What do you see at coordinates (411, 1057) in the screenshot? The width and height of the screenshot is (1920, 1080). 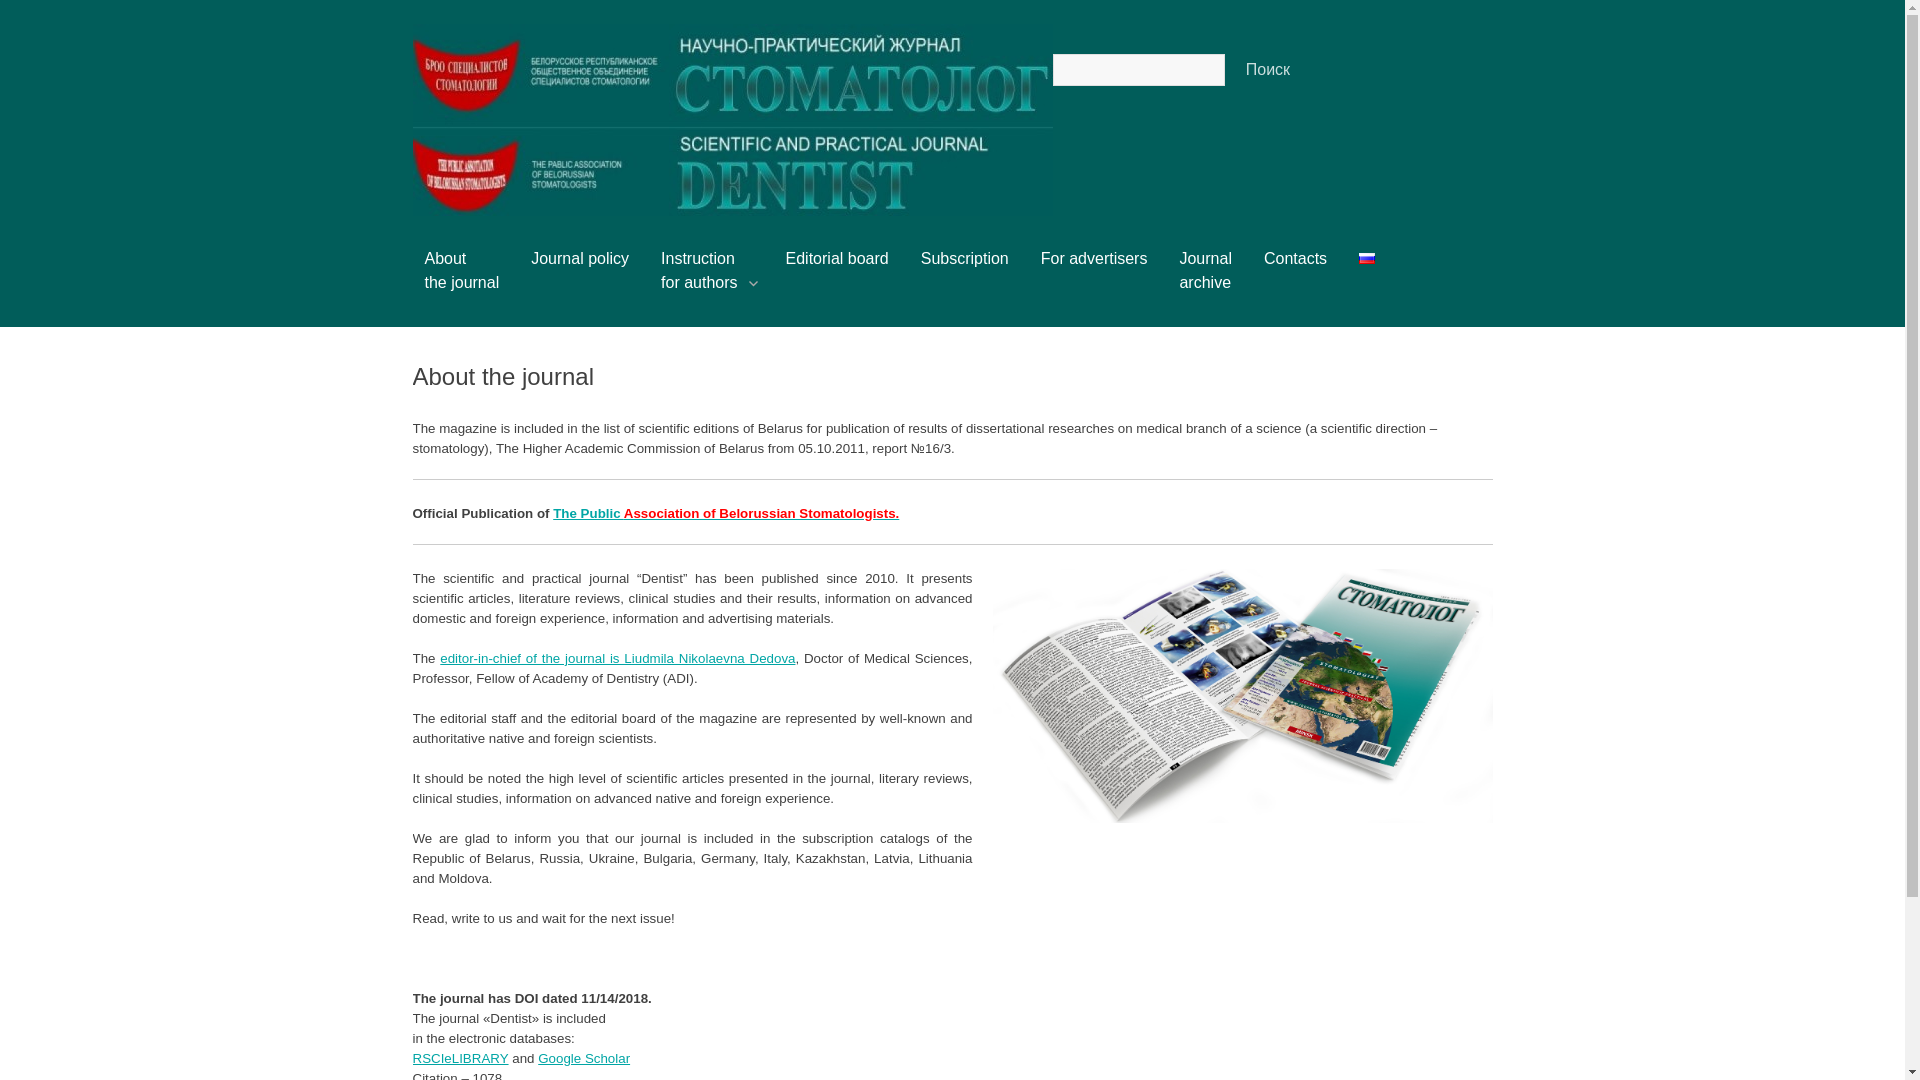 I see `'RSCIeLIBRARY'` at bounding box center [411, 1057].